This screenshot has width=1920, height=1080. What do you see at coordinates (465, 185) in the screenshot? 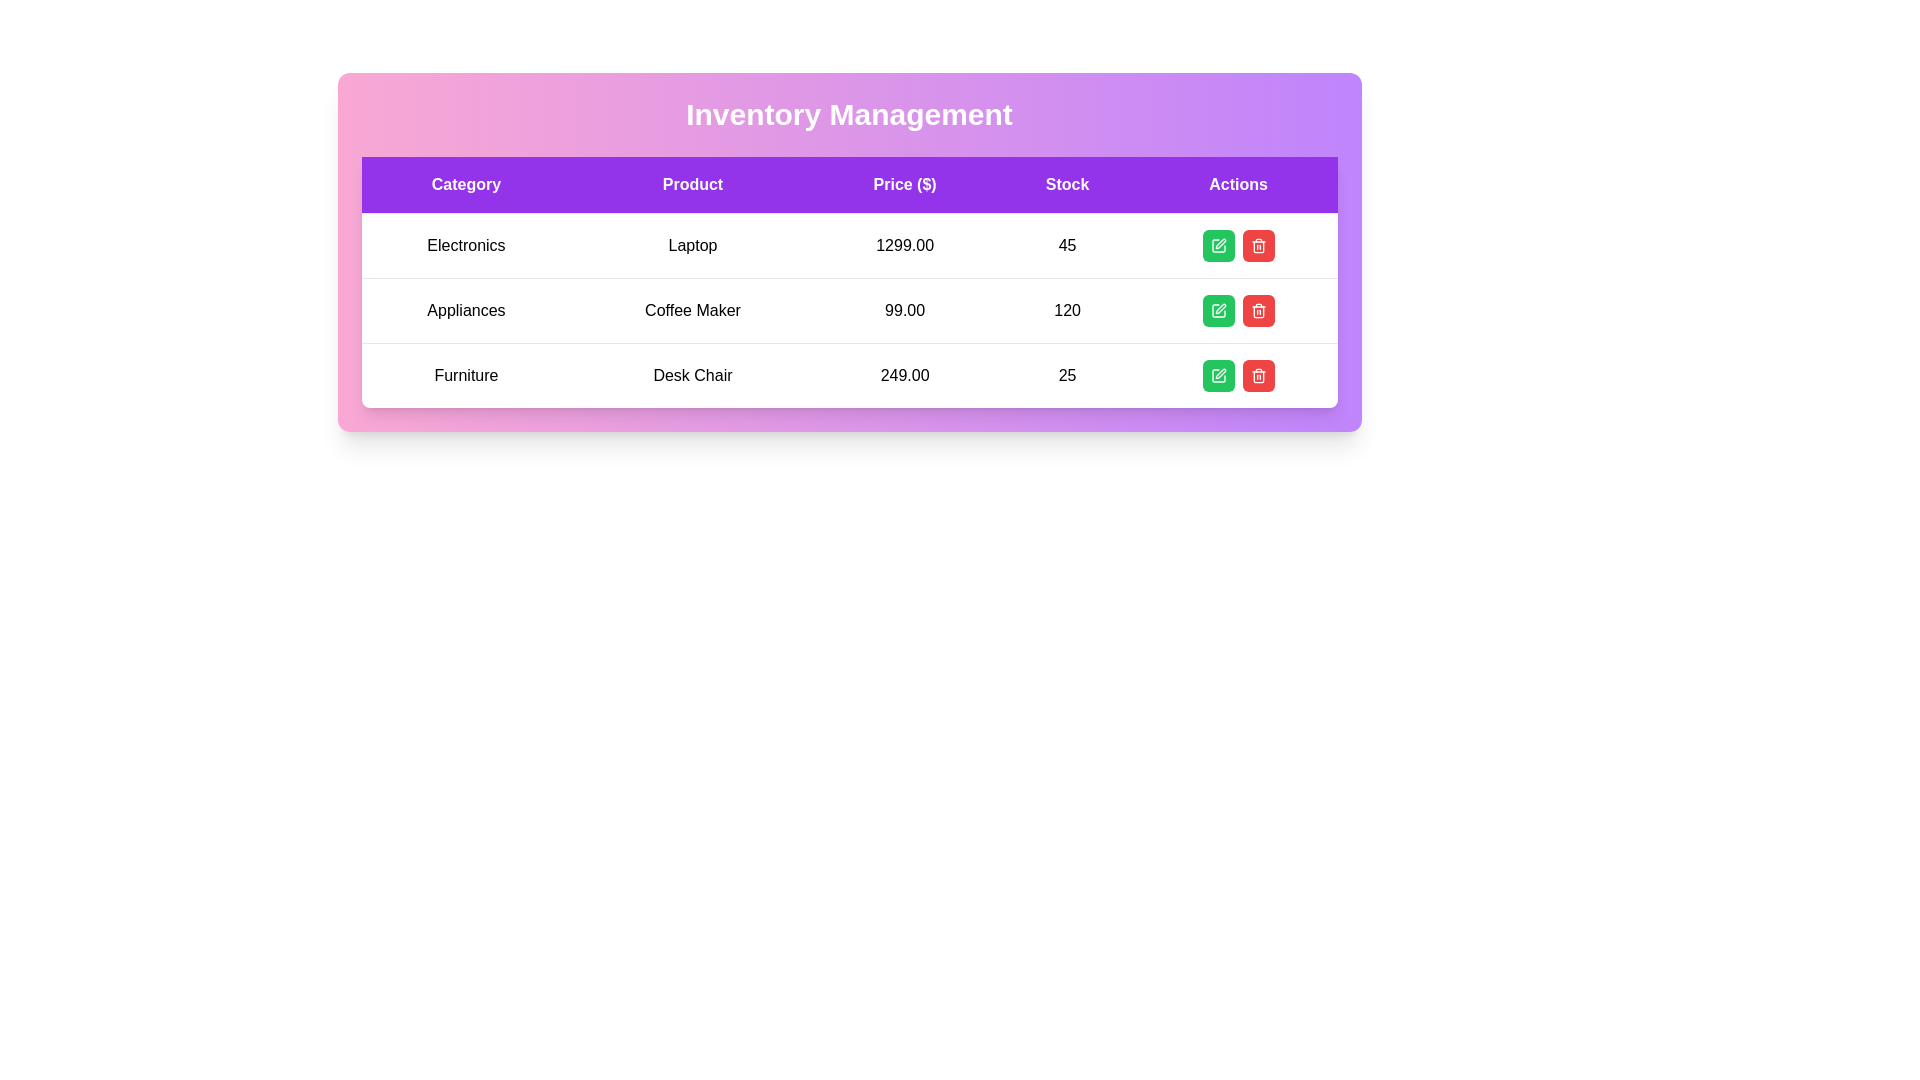
I see `the 'Category' header label in the table, which is the first column header aligned with other headers like 'Product', 'Price ($)', 'Stock', and 'Actions'` at bounding box center [465, 185].